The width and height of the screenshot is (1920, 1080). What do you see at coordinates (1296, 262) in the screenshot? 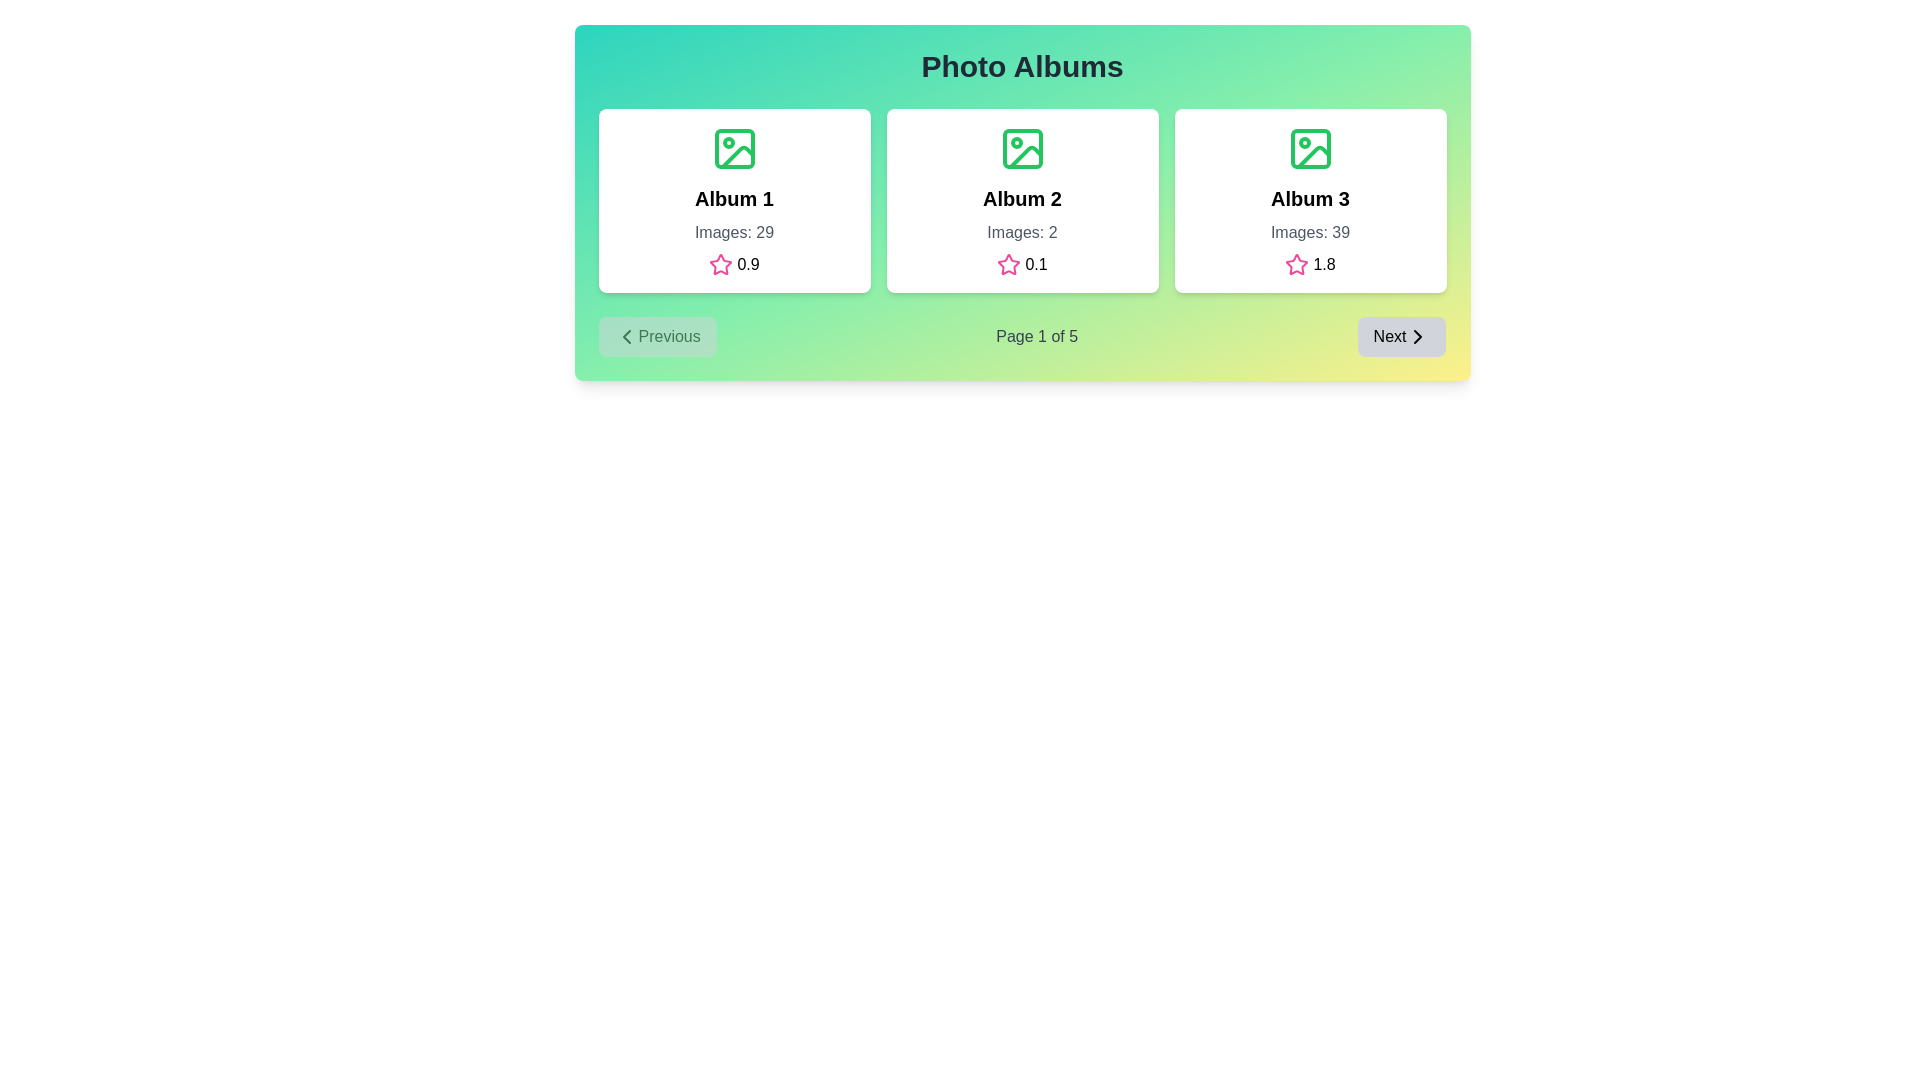
I see `the rating icon located under 'Album 2', positioned slightly to the left of the textual indication of '0.1'` at bounding box center [1296, 262].